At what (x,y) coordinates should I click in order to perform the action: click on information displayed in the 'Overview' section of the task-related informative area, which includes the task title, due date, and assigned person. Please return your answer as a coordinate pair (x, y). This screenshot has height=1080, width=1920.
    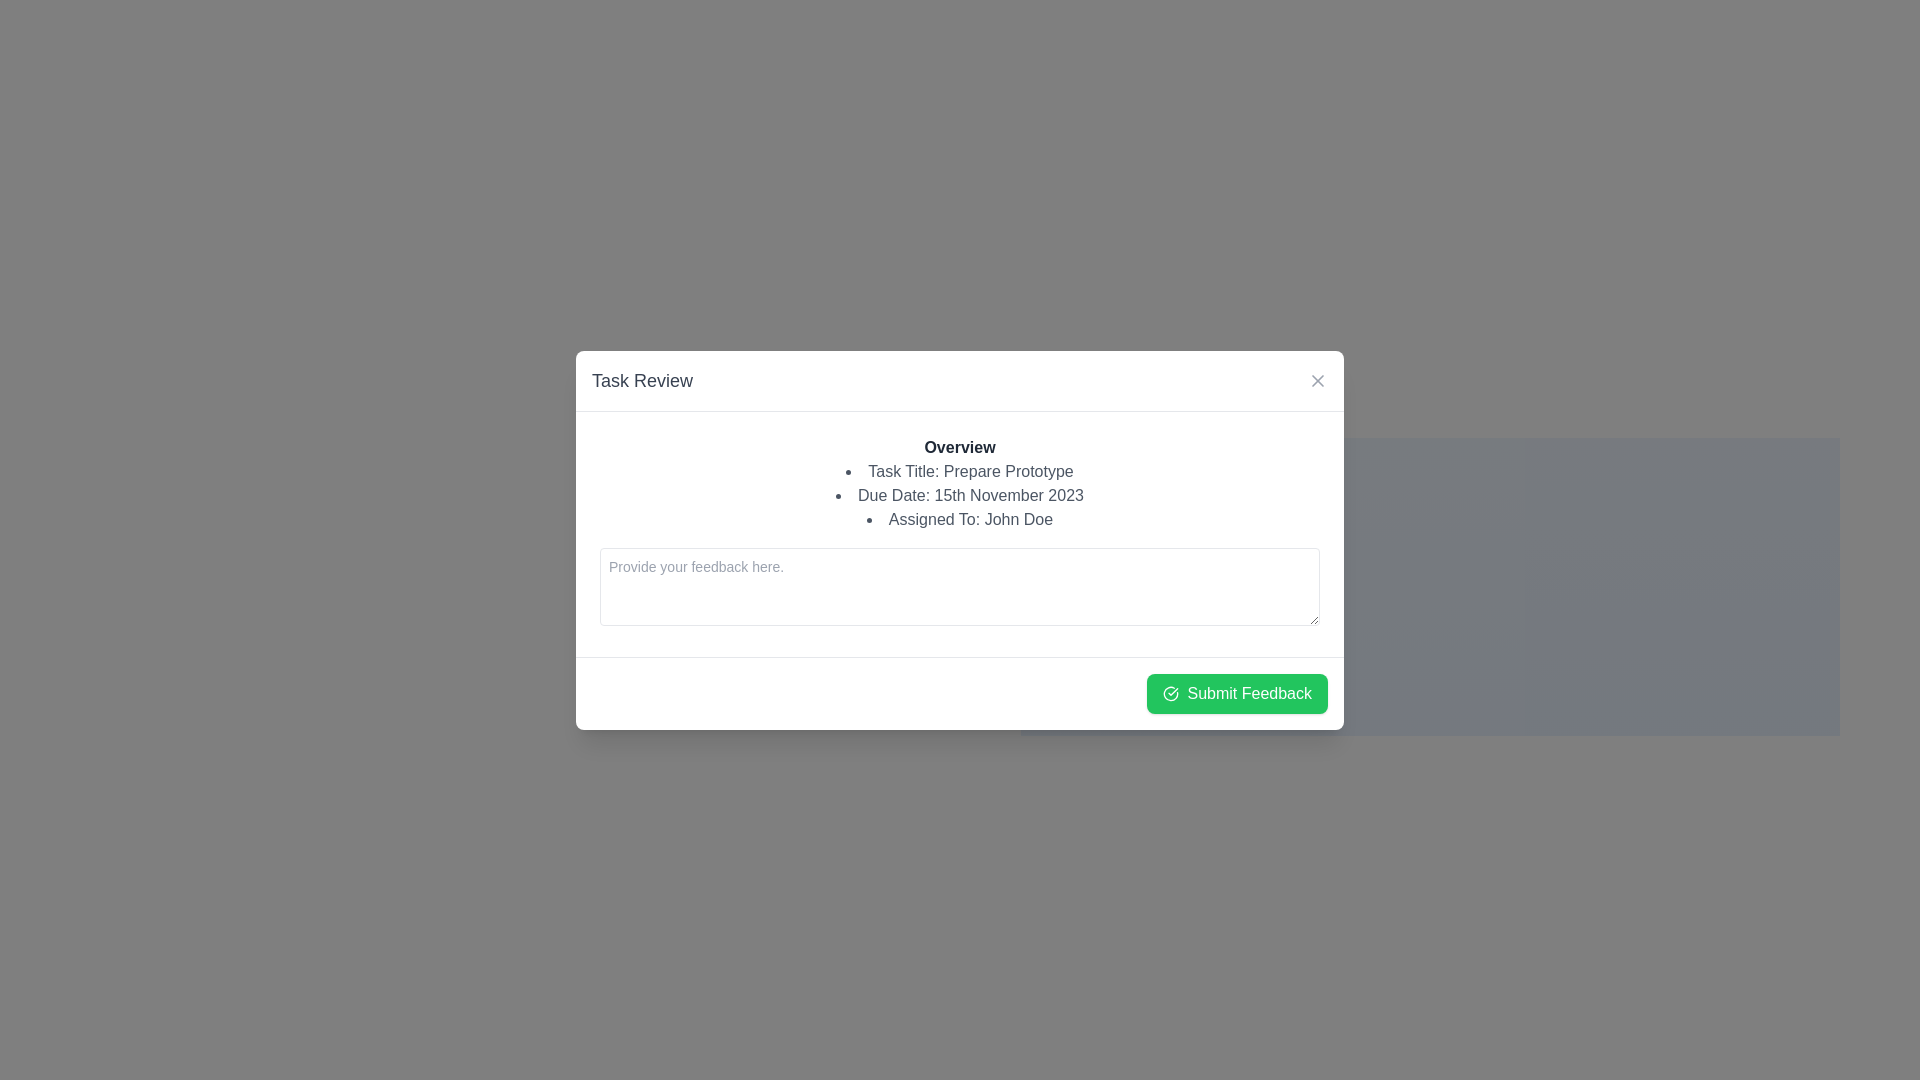
    Looking at the image, I should click on (960, 532).